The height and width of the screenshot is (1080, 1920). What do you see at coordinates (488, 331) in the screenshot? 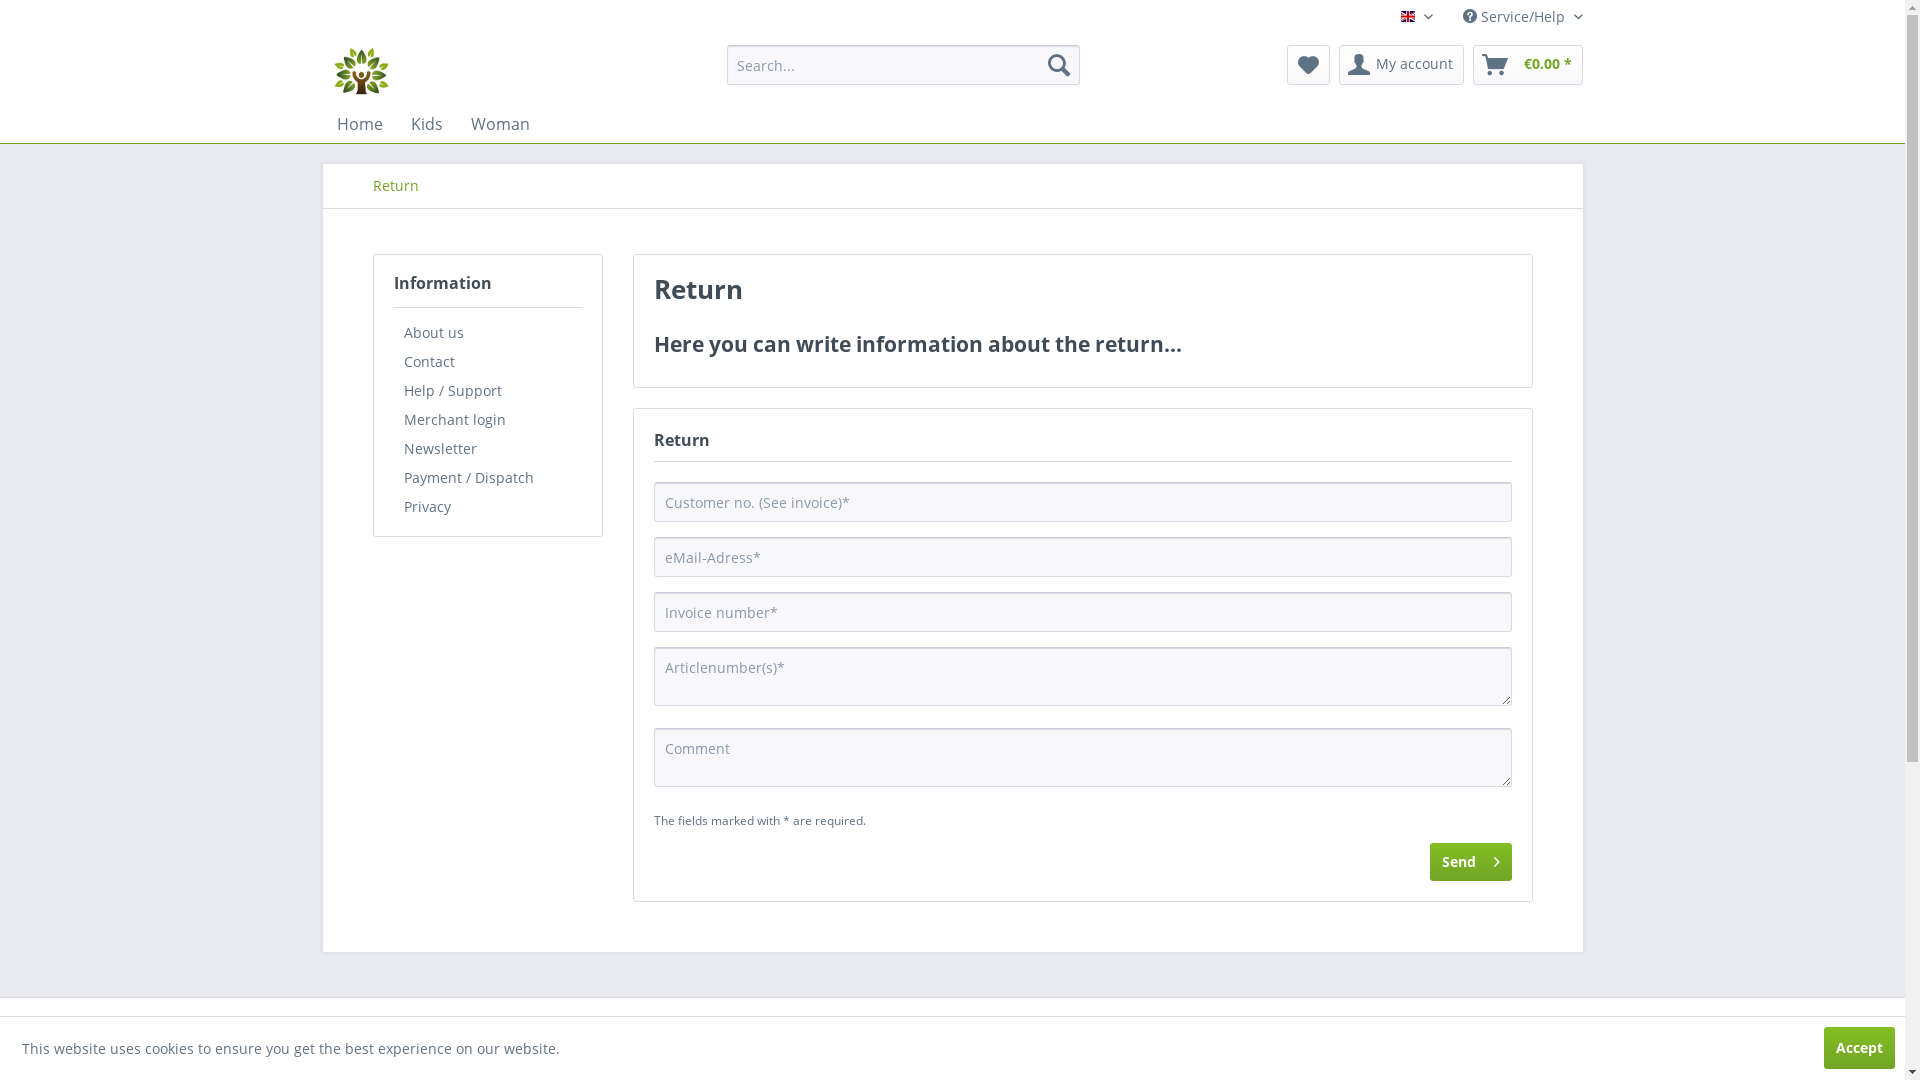
I see `'About us'` at bounding box center [488, 331].